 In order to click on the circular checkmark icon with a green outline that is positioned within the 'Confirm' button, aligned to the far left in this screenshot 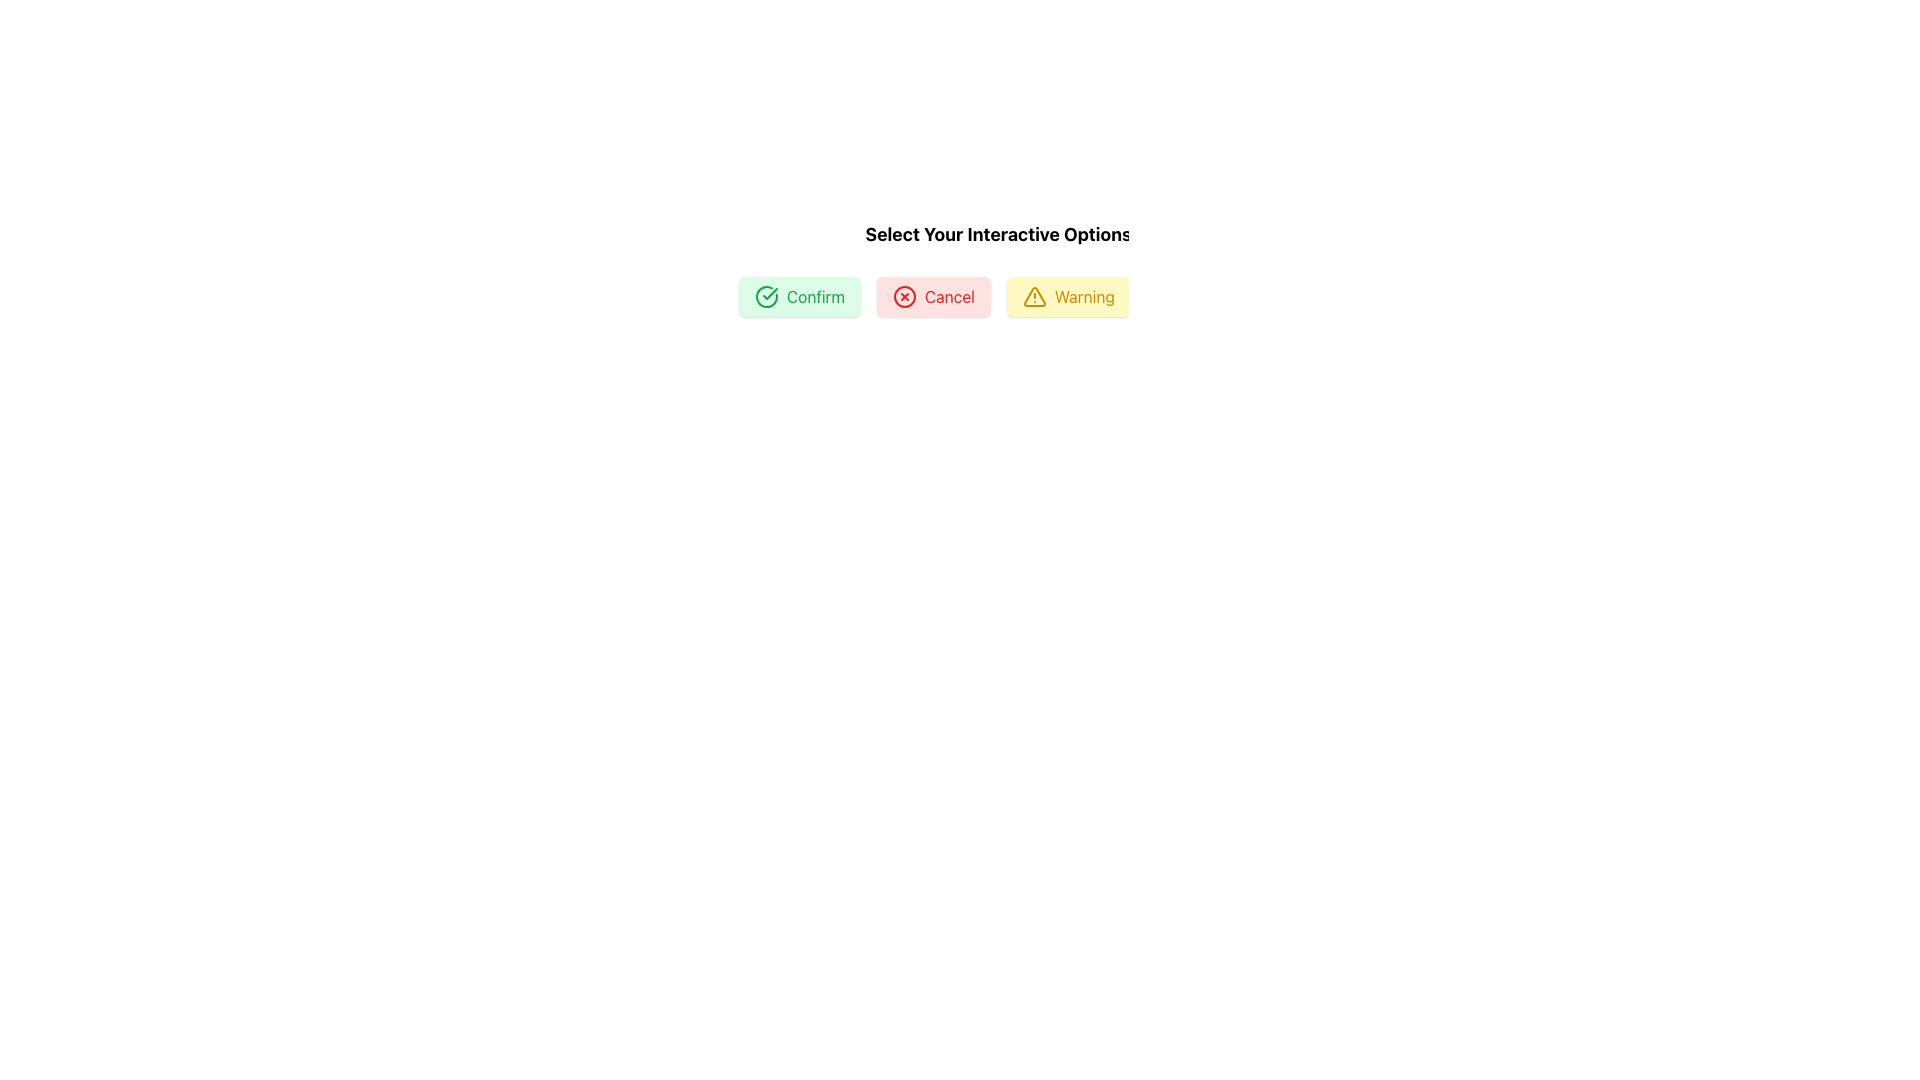, I will do `click(766, 297)`.